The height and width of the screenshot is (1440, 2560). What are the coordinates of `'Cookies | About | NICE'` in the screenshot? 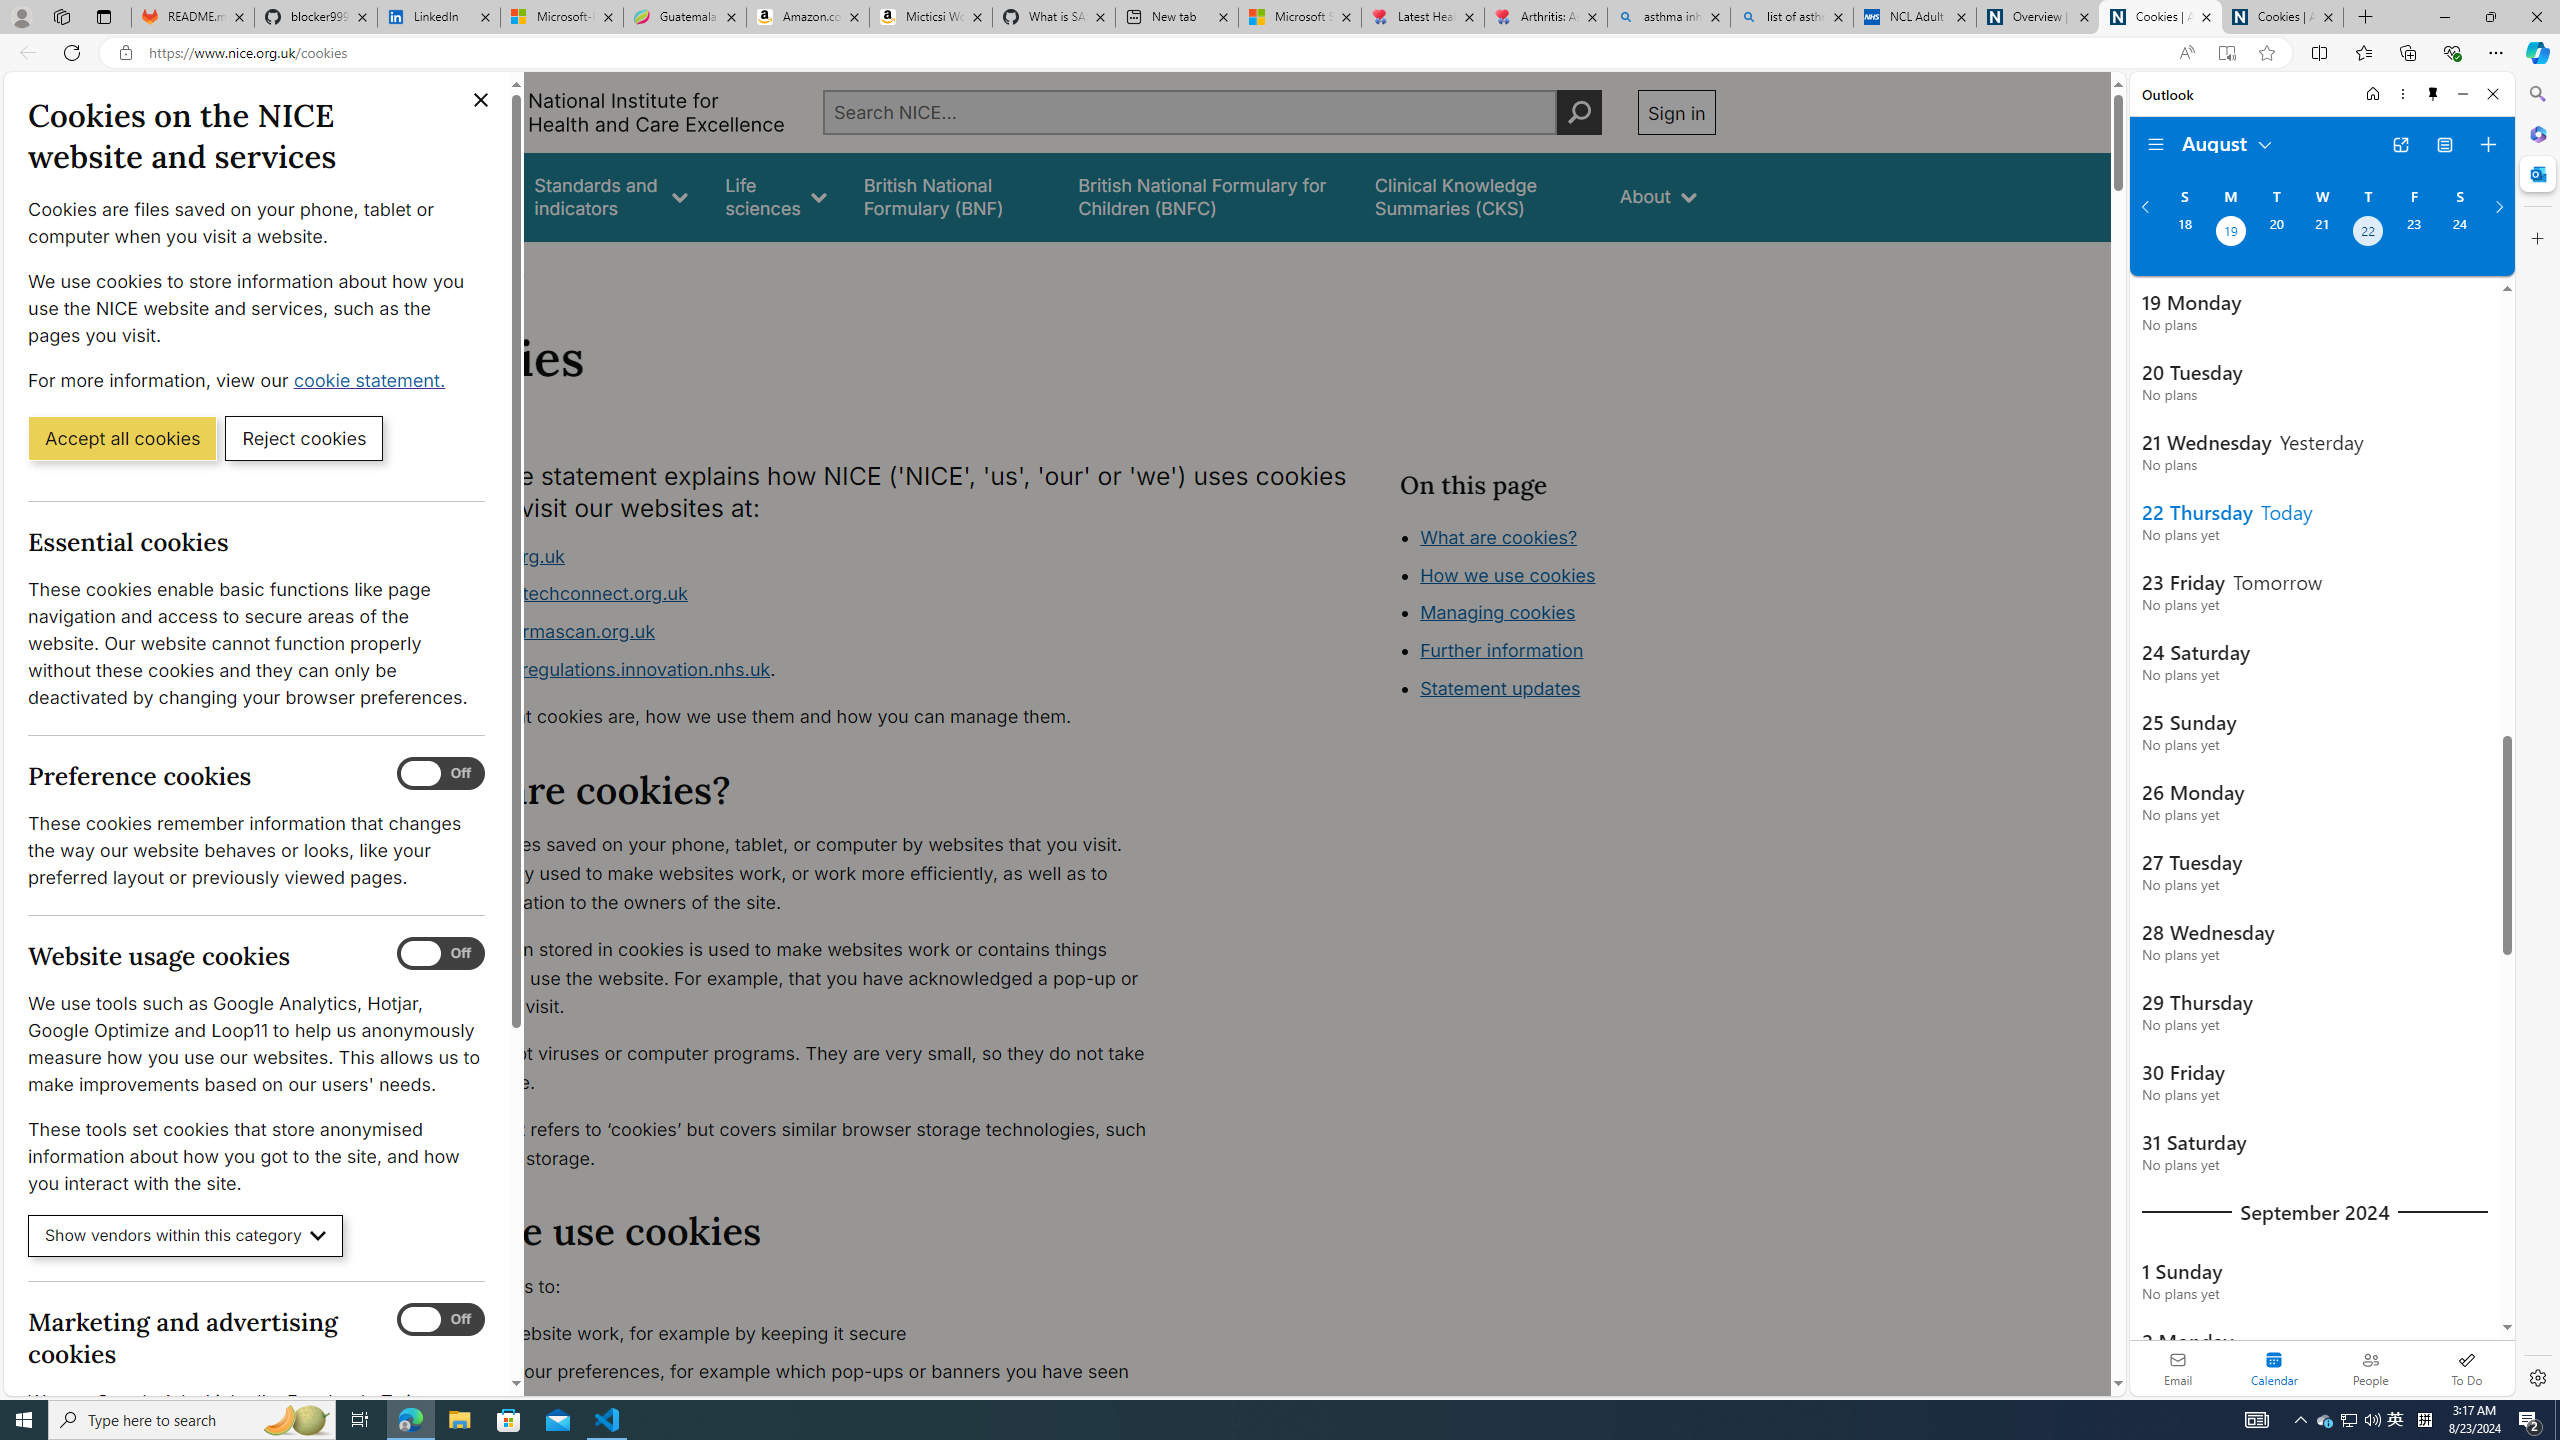 It's located at (2282, 16).